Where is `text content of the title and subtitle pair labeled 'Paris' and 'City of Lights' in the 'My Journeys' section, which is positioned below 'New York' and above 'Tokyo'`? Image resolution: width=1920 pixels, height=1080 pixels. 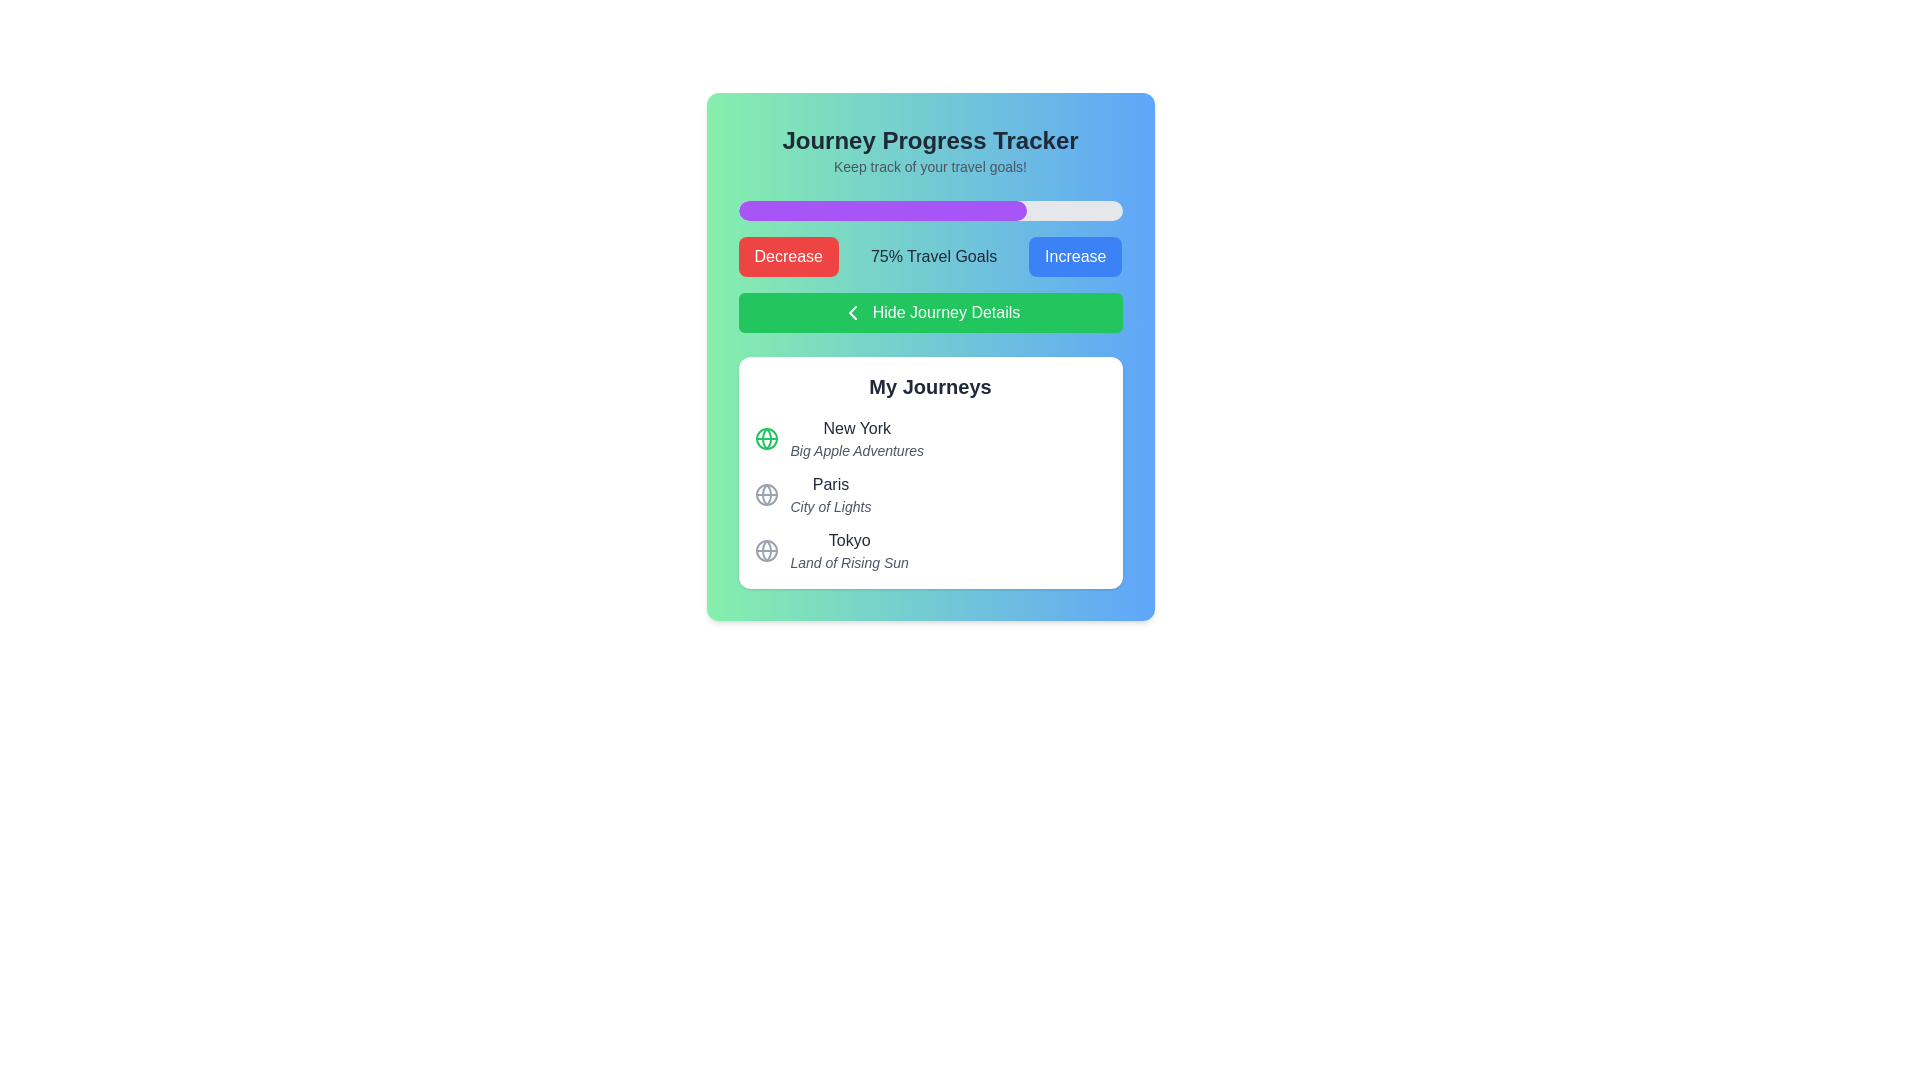 text content of the title and subtitle pair labeled 'Paris' and 'City of Lights' in the 'My Journeys' section, which is positioned below 'New York' and above 'Tokyo' is located at coordinates (830, 494).